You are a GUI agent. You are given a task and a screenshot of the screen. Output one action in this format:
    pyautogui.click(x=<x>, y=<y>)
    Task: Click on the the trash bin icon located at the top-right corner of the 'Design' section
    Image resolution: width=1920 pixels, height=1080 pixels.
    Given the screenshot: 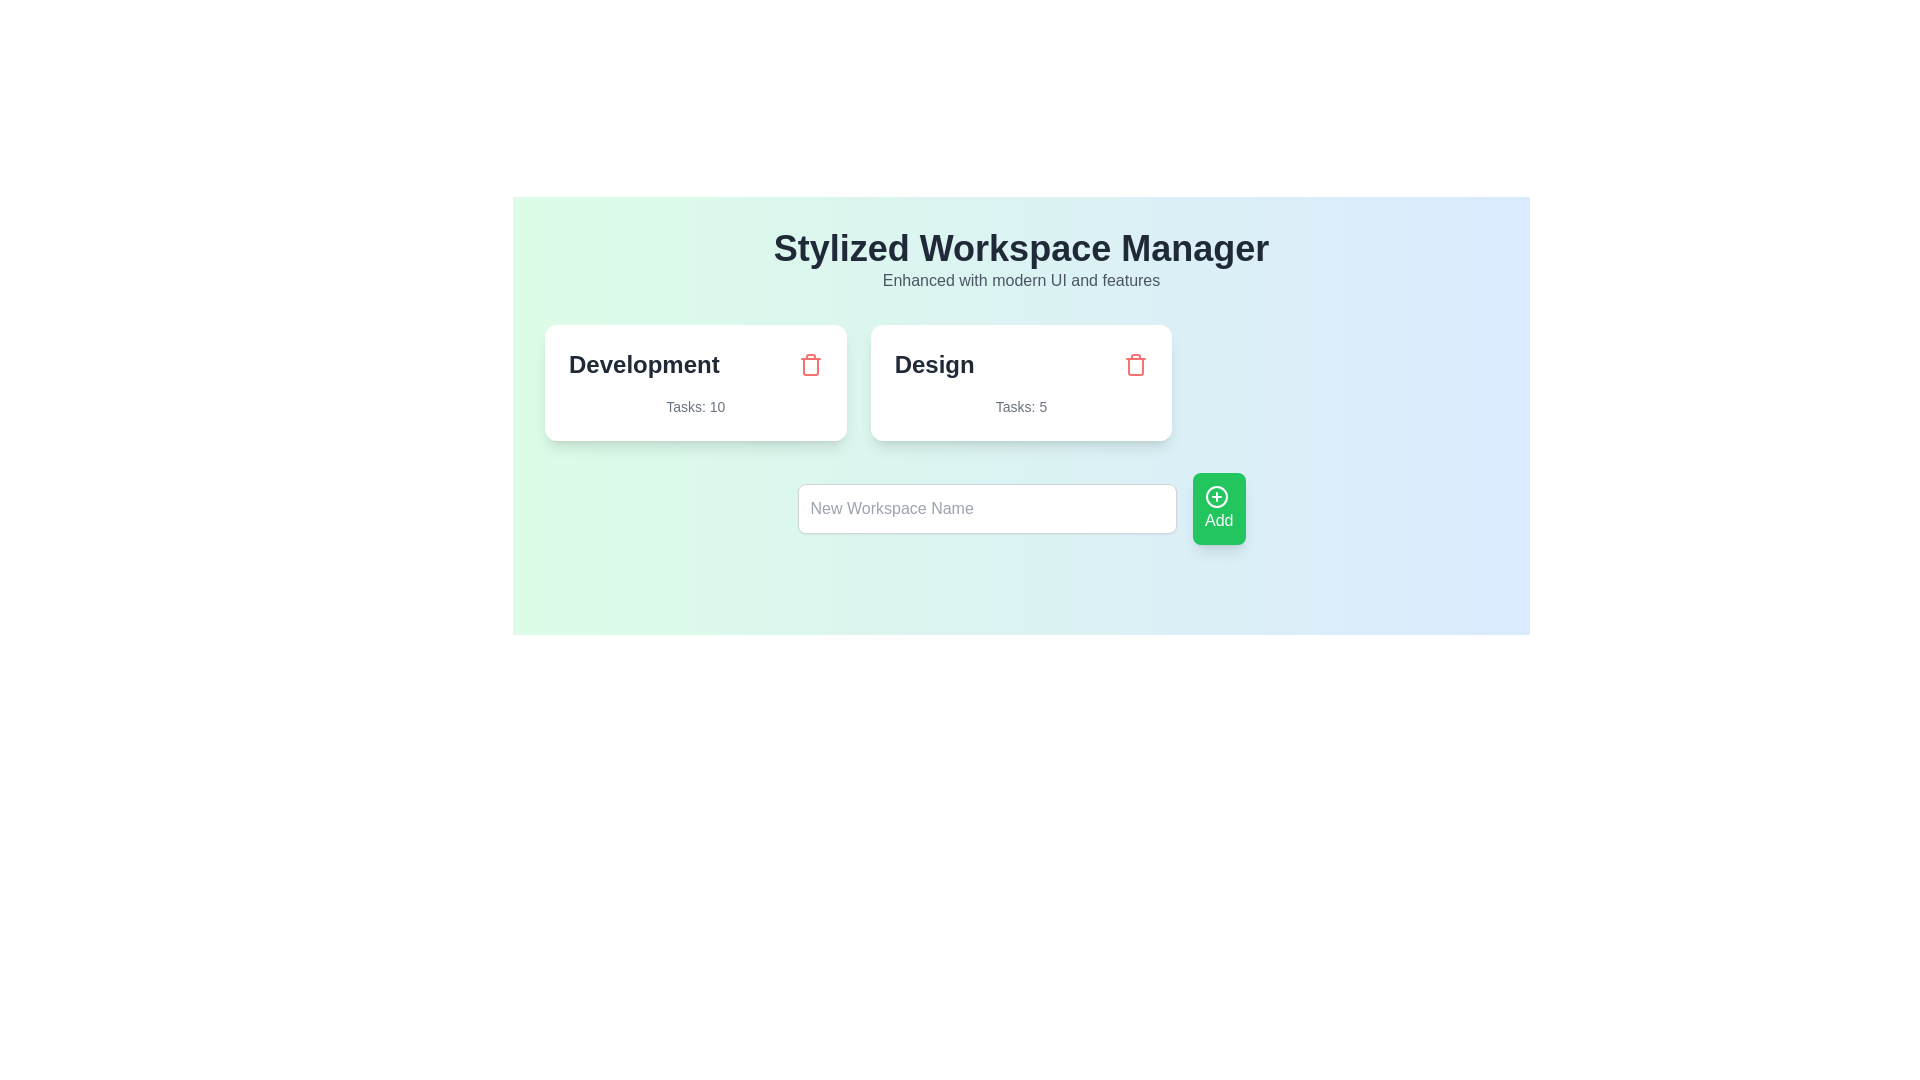 What is the action you would take?
    pyautogui.click(x=1136, y=365)
    